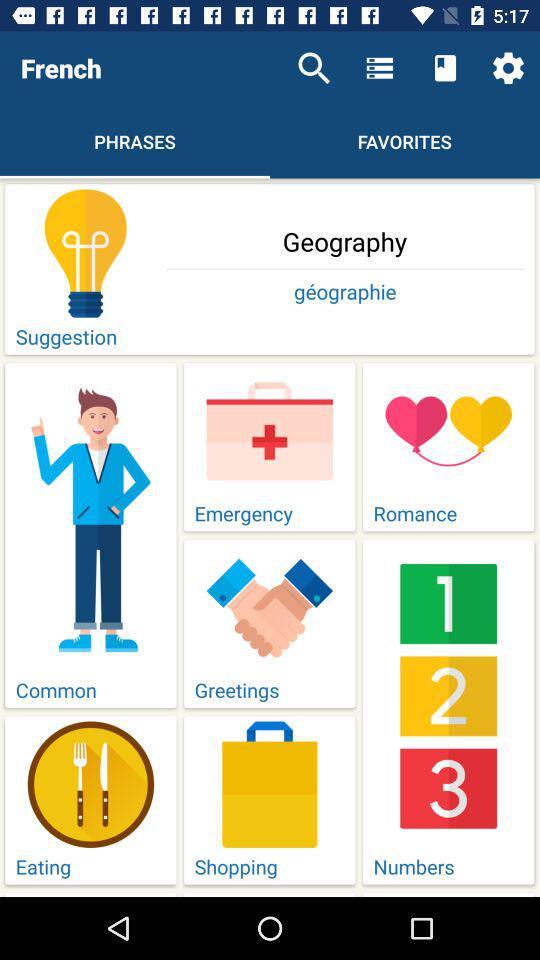 This screenshot has width=540, height=960. Describe the element at coordinates (314, 68) in the screenshot. I see `icon next to french icon` at that location.